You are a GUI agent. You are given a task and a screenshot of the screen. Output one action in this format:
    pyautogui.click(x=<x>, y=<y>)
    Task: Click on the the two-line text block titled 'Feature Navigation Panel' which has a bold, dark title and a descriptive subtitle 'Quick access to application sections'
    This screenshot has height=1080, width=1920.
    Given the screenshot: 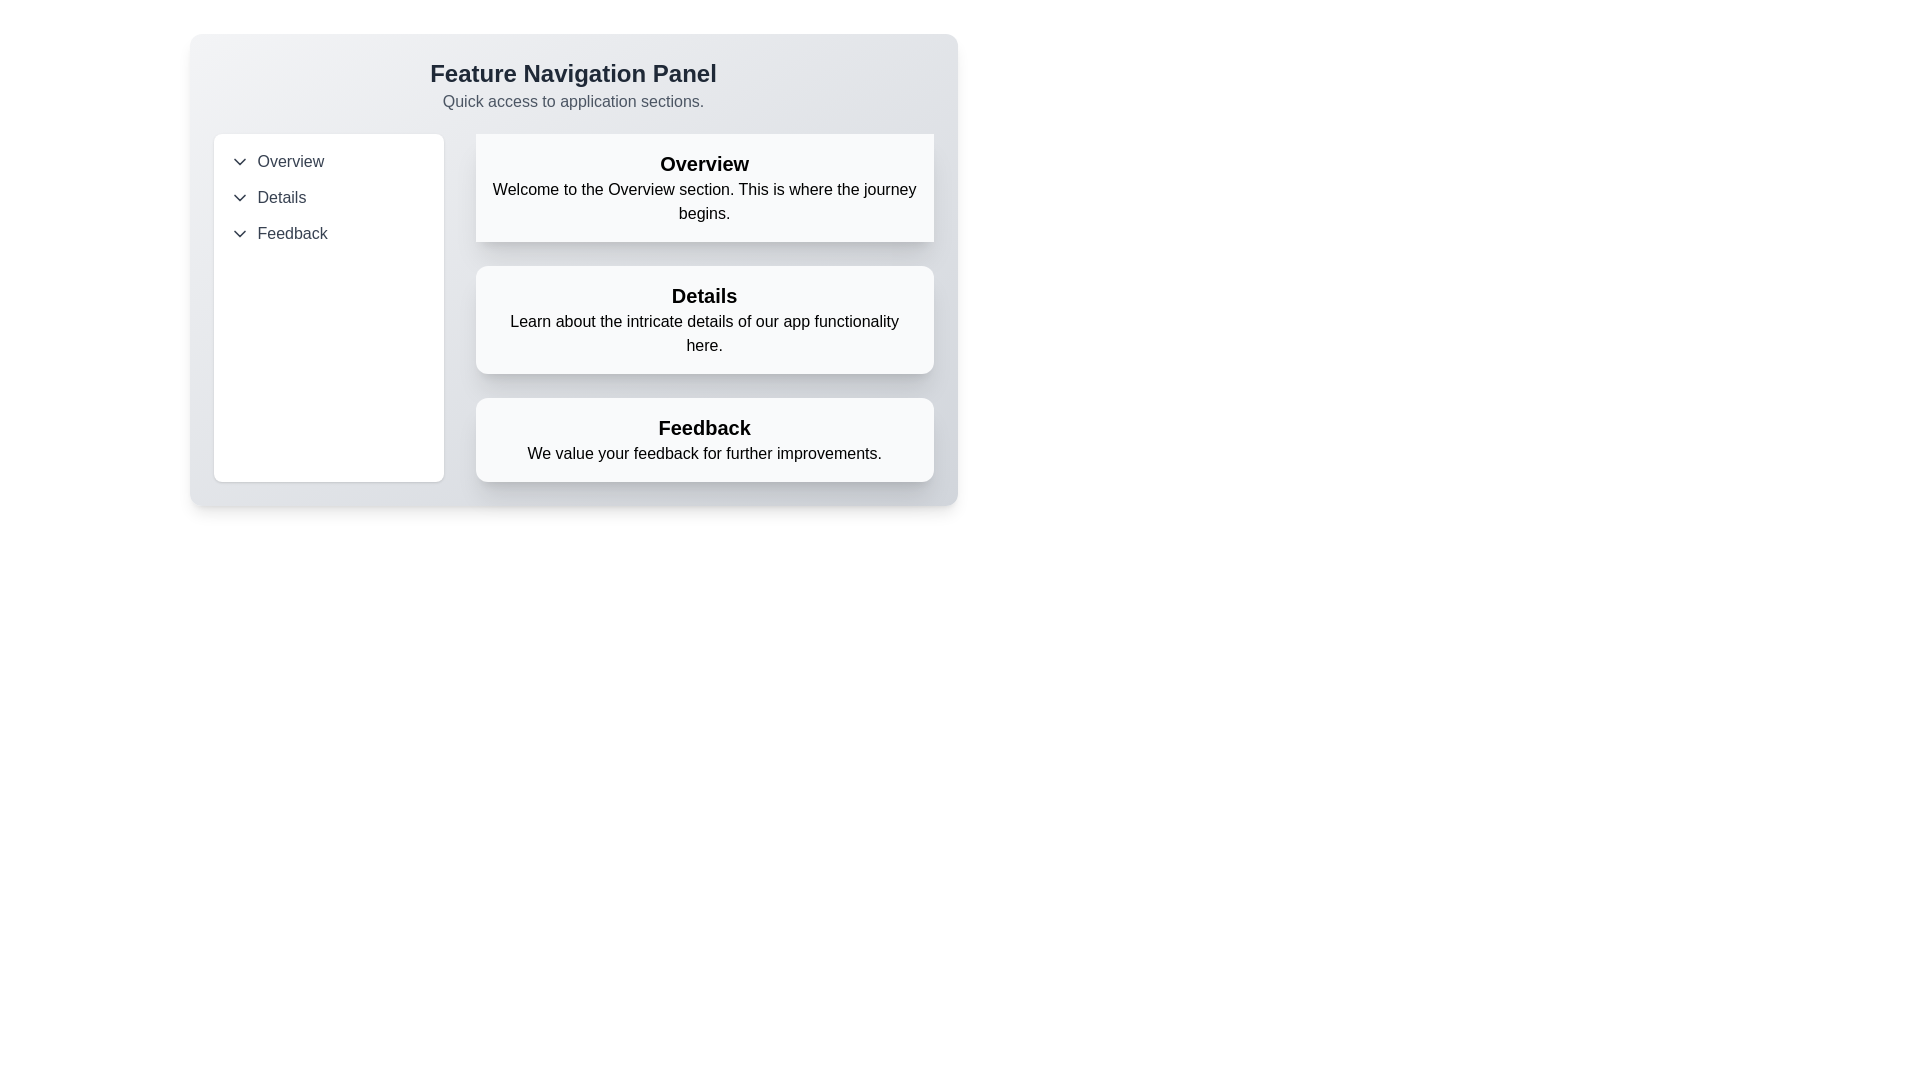 What is the action you would take?
    pyautogui.click(x=572, y=84)
    